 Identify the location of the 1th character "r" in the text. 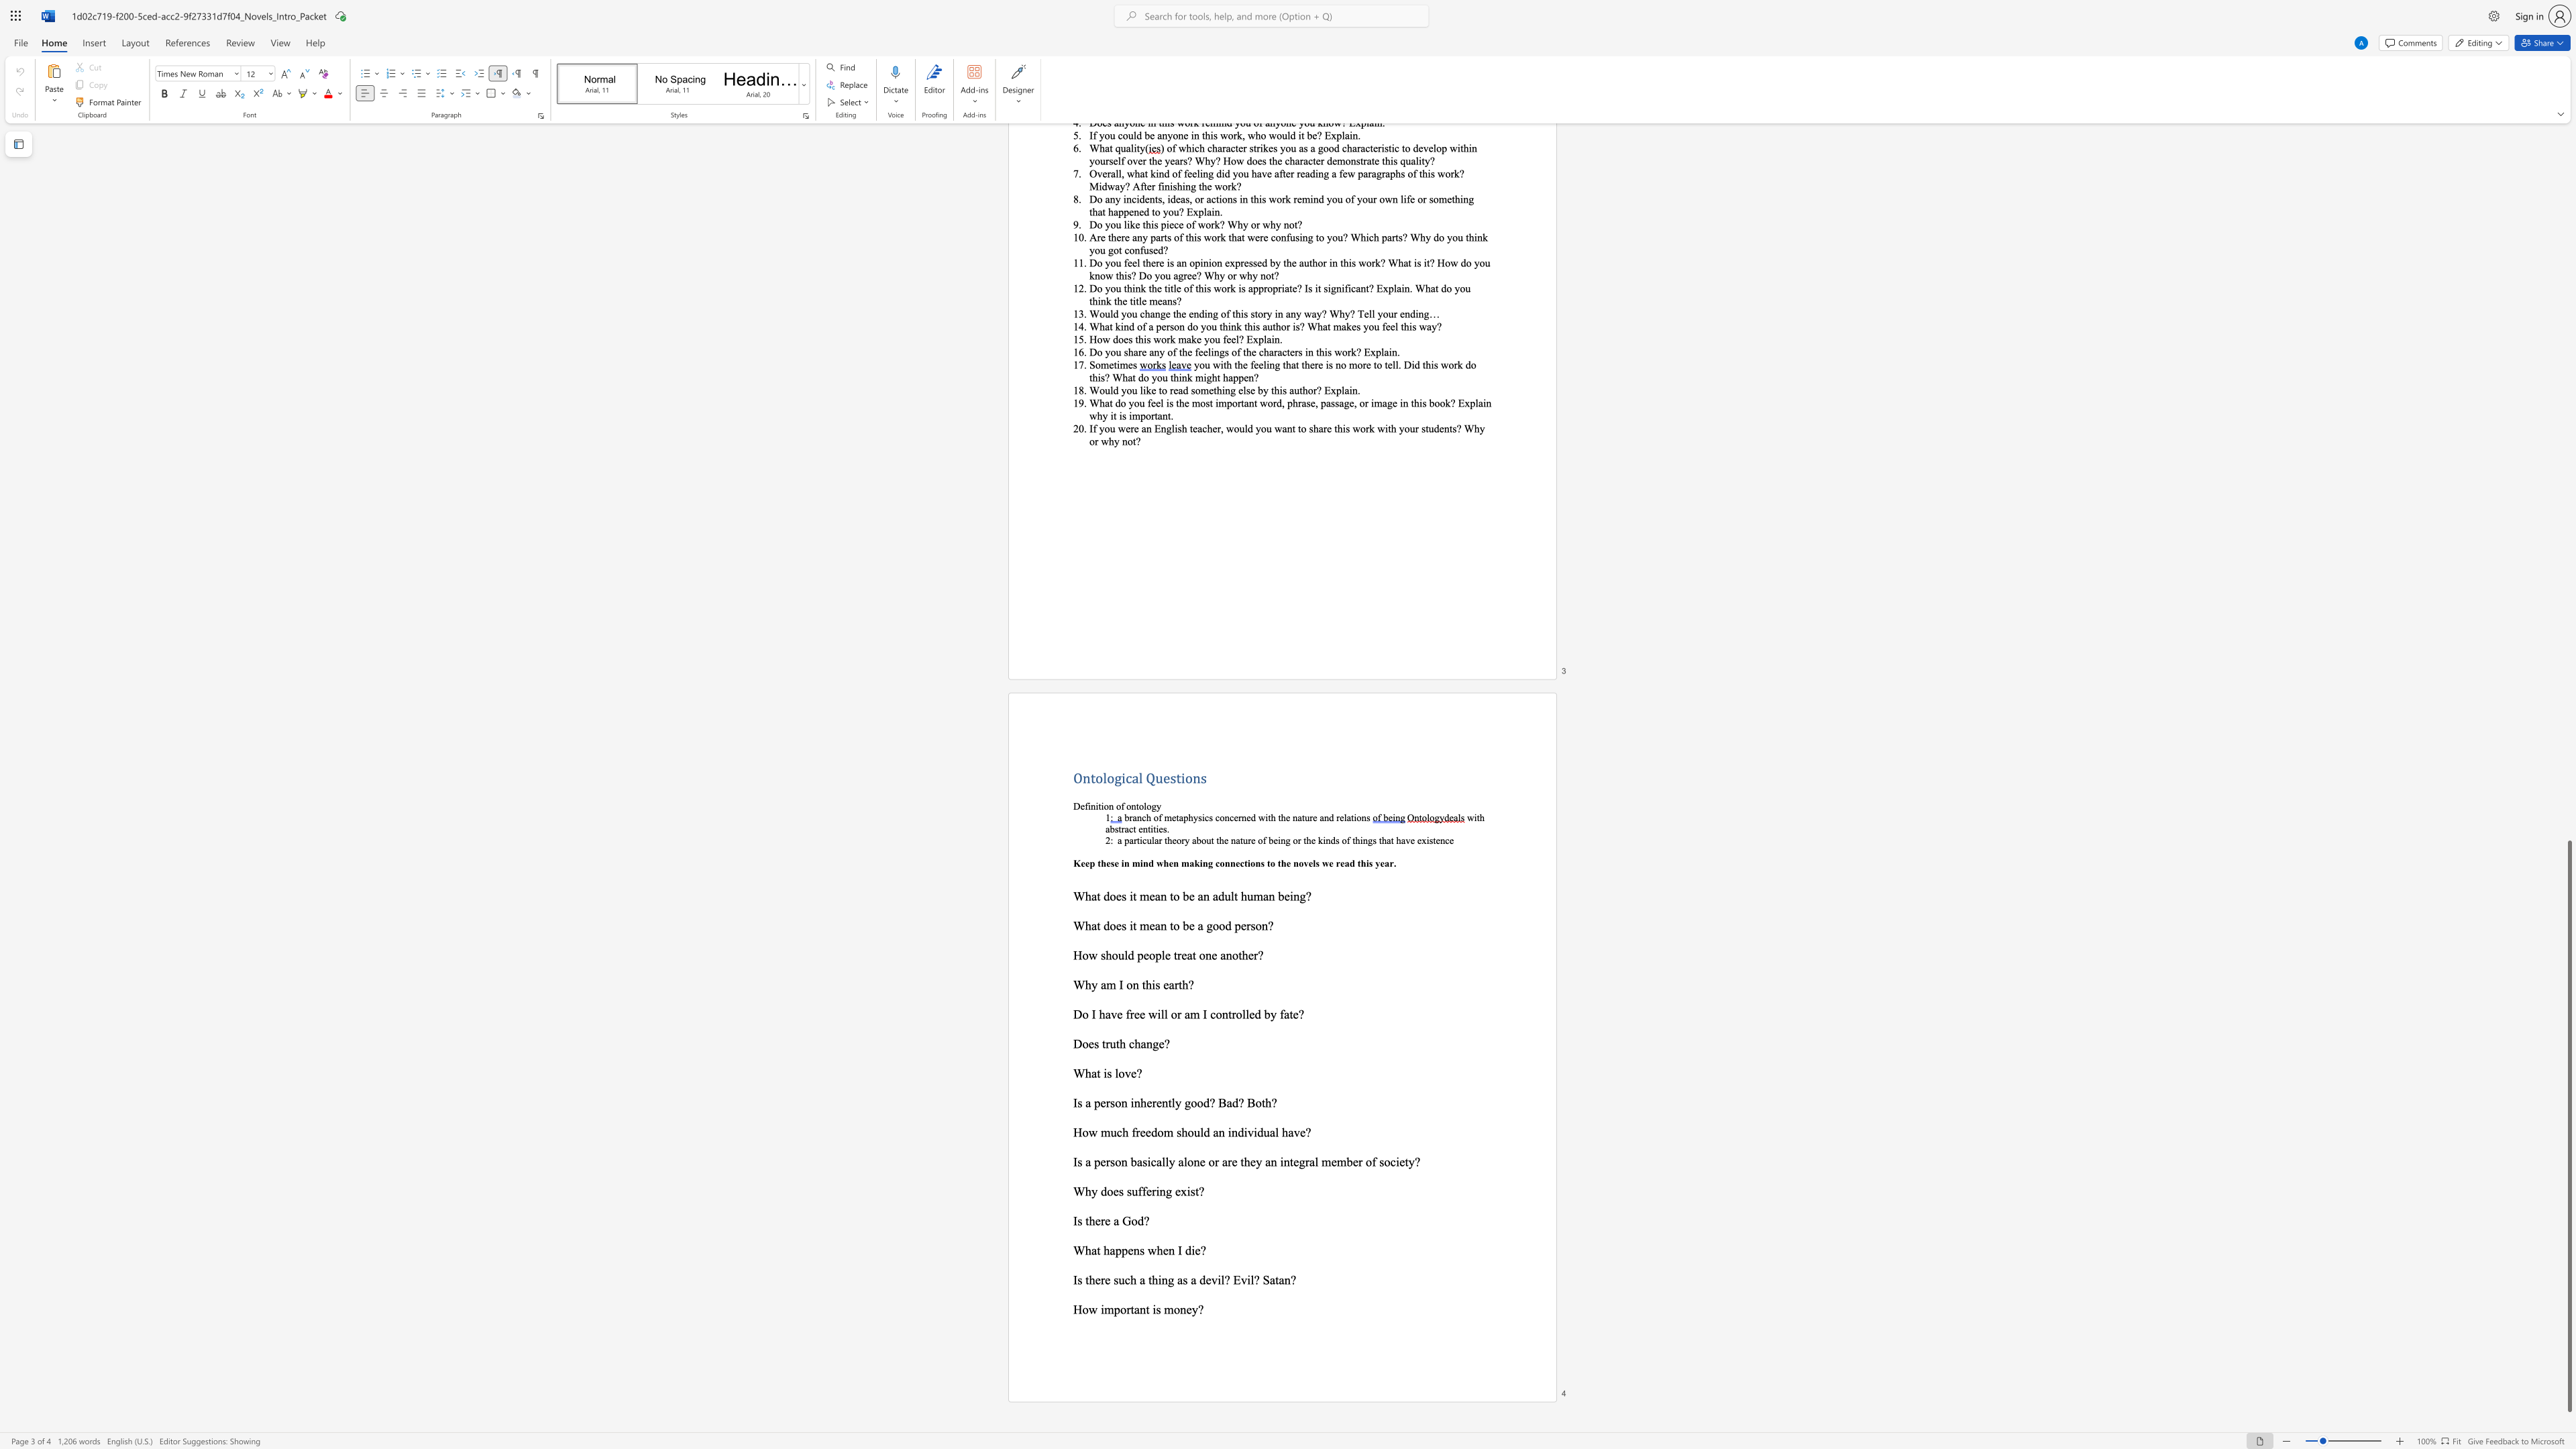
(1176, 983).